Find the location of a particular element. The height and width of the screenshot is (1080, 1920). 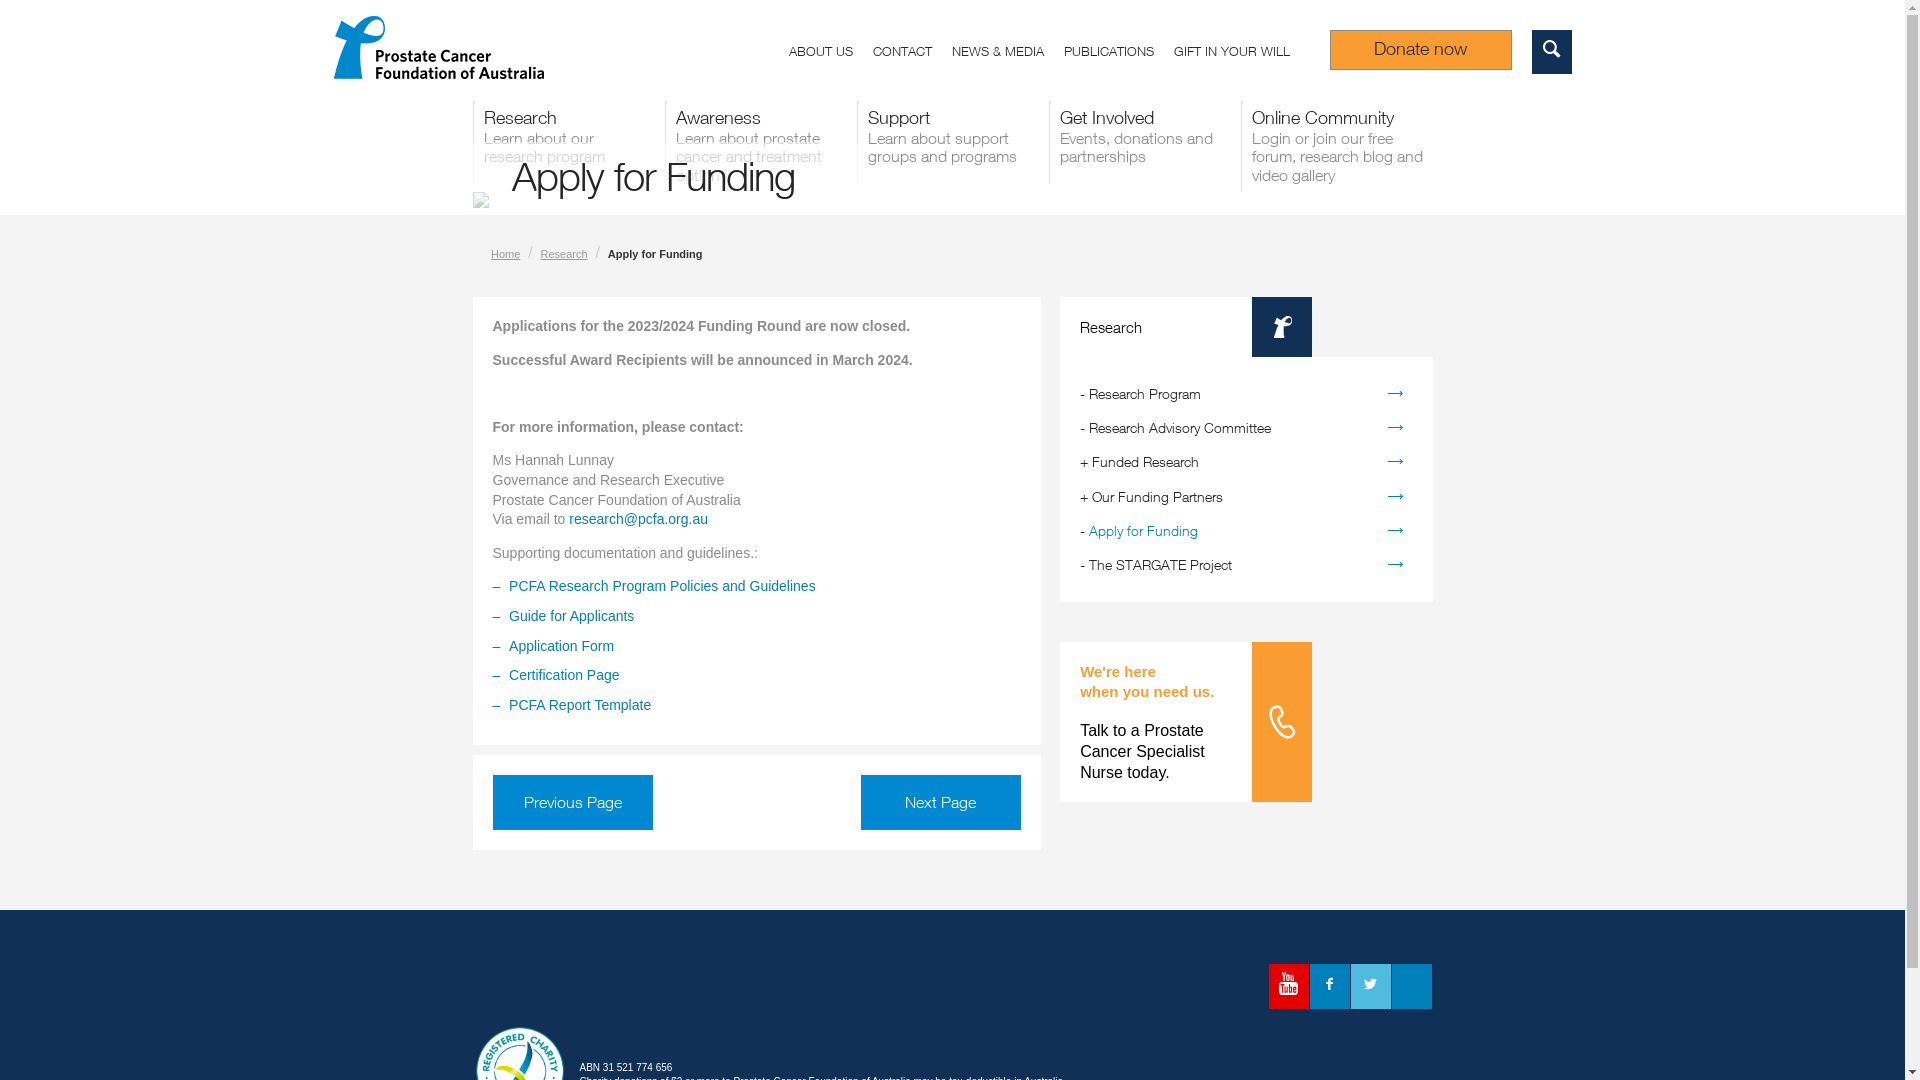

'Next Page' is located at coordinates (939, 801).